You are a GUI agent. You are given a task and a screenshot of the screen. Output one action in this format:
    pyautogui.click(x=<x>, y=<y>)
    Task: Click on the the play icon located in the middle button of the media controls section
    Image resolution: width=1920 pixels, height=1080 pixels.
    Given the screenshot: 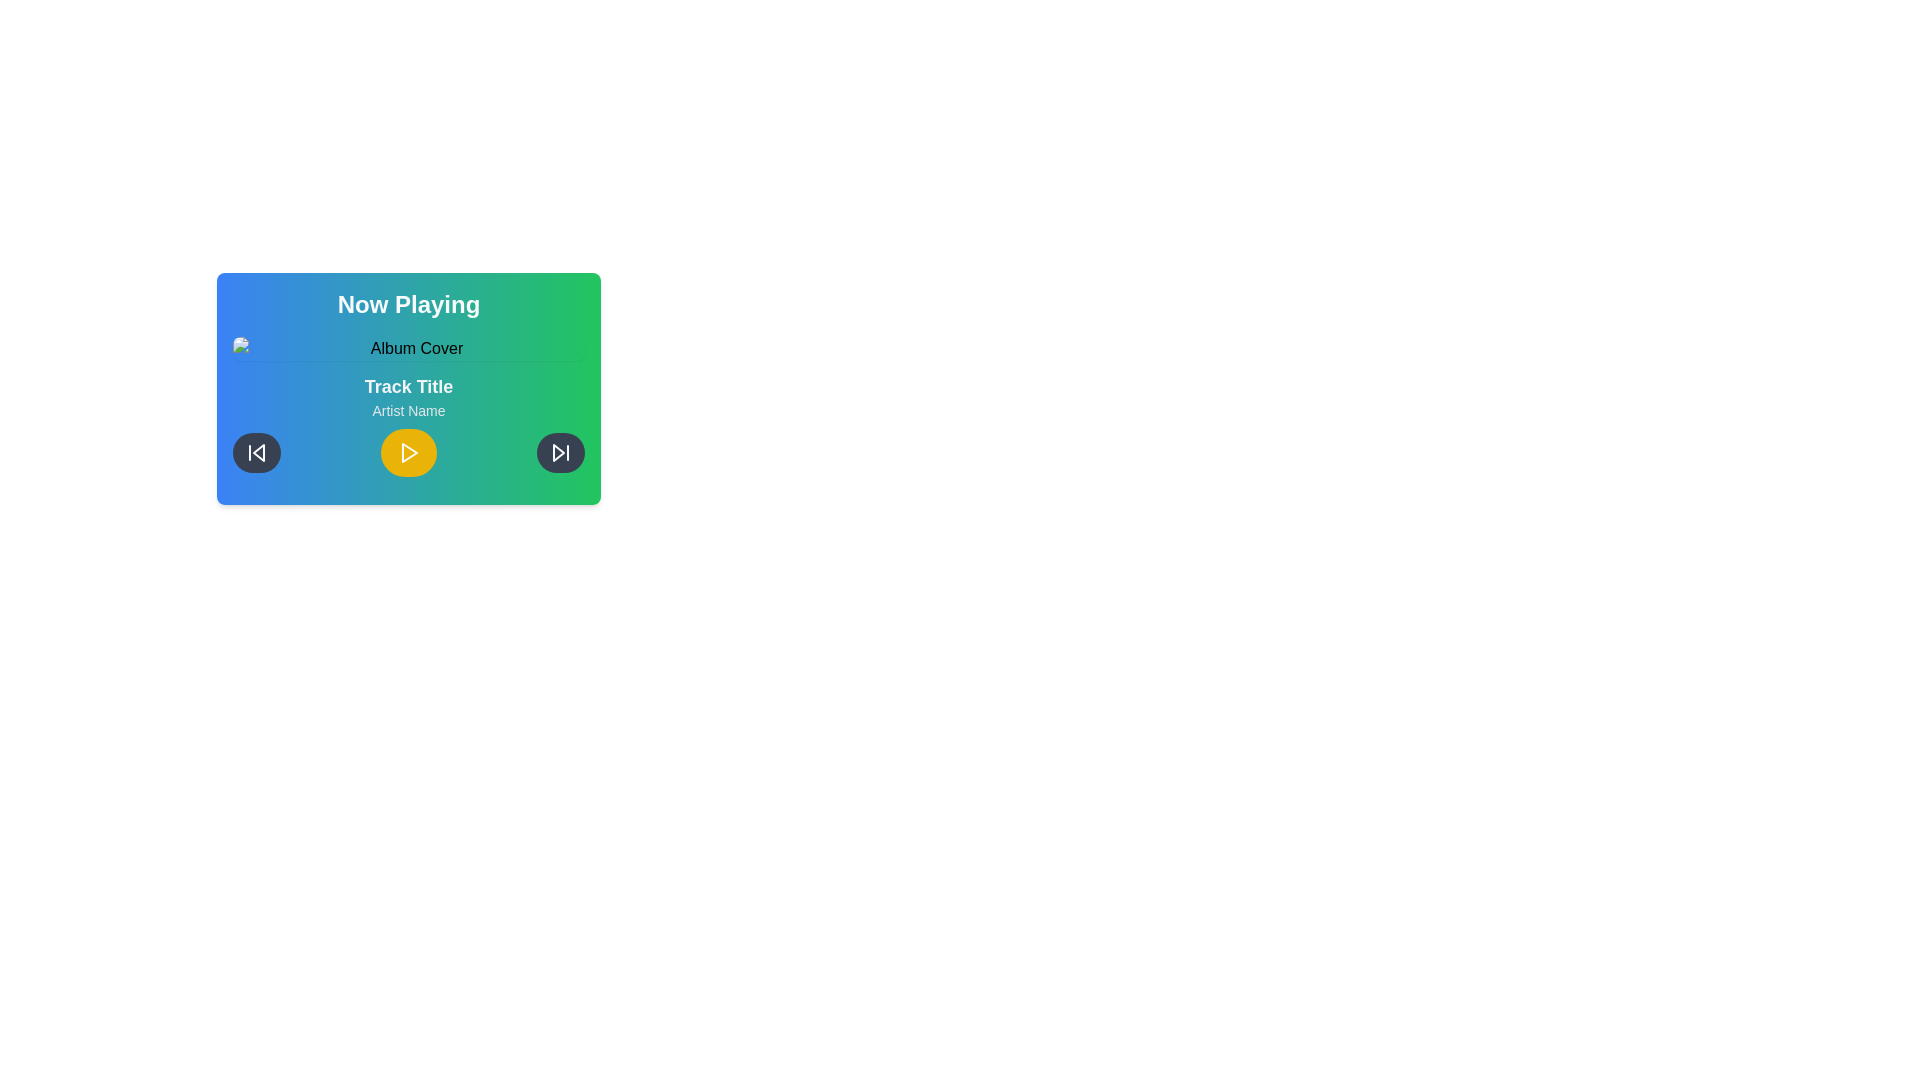 What is the action you would take?
    pyautogui.click(x=407, y=452)
    